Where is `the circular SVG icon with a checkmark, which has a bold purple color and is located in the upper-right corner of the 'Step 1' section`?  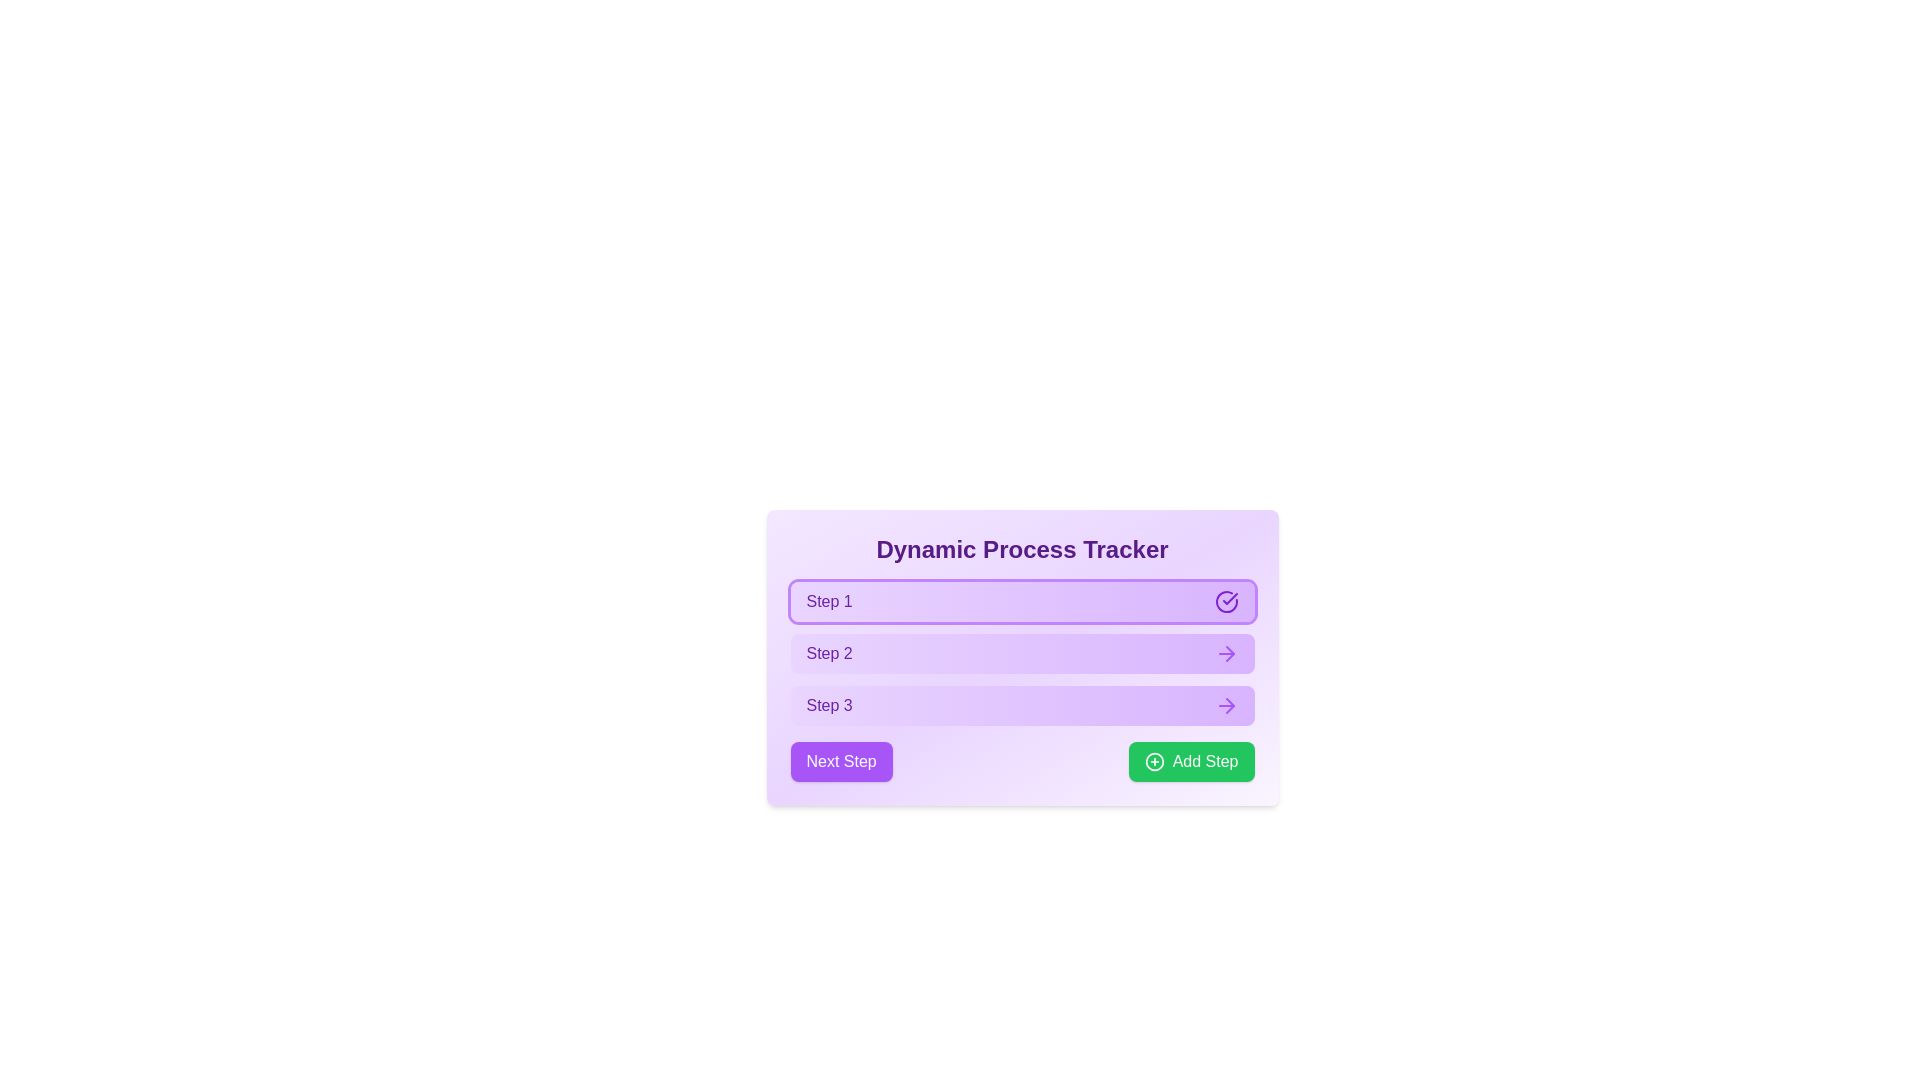
the circular SVG icon with a checkmark, which has a bold purple color and is located in the upper-right corner of the 'Step 1' section is located at coordinates (1225, 600).